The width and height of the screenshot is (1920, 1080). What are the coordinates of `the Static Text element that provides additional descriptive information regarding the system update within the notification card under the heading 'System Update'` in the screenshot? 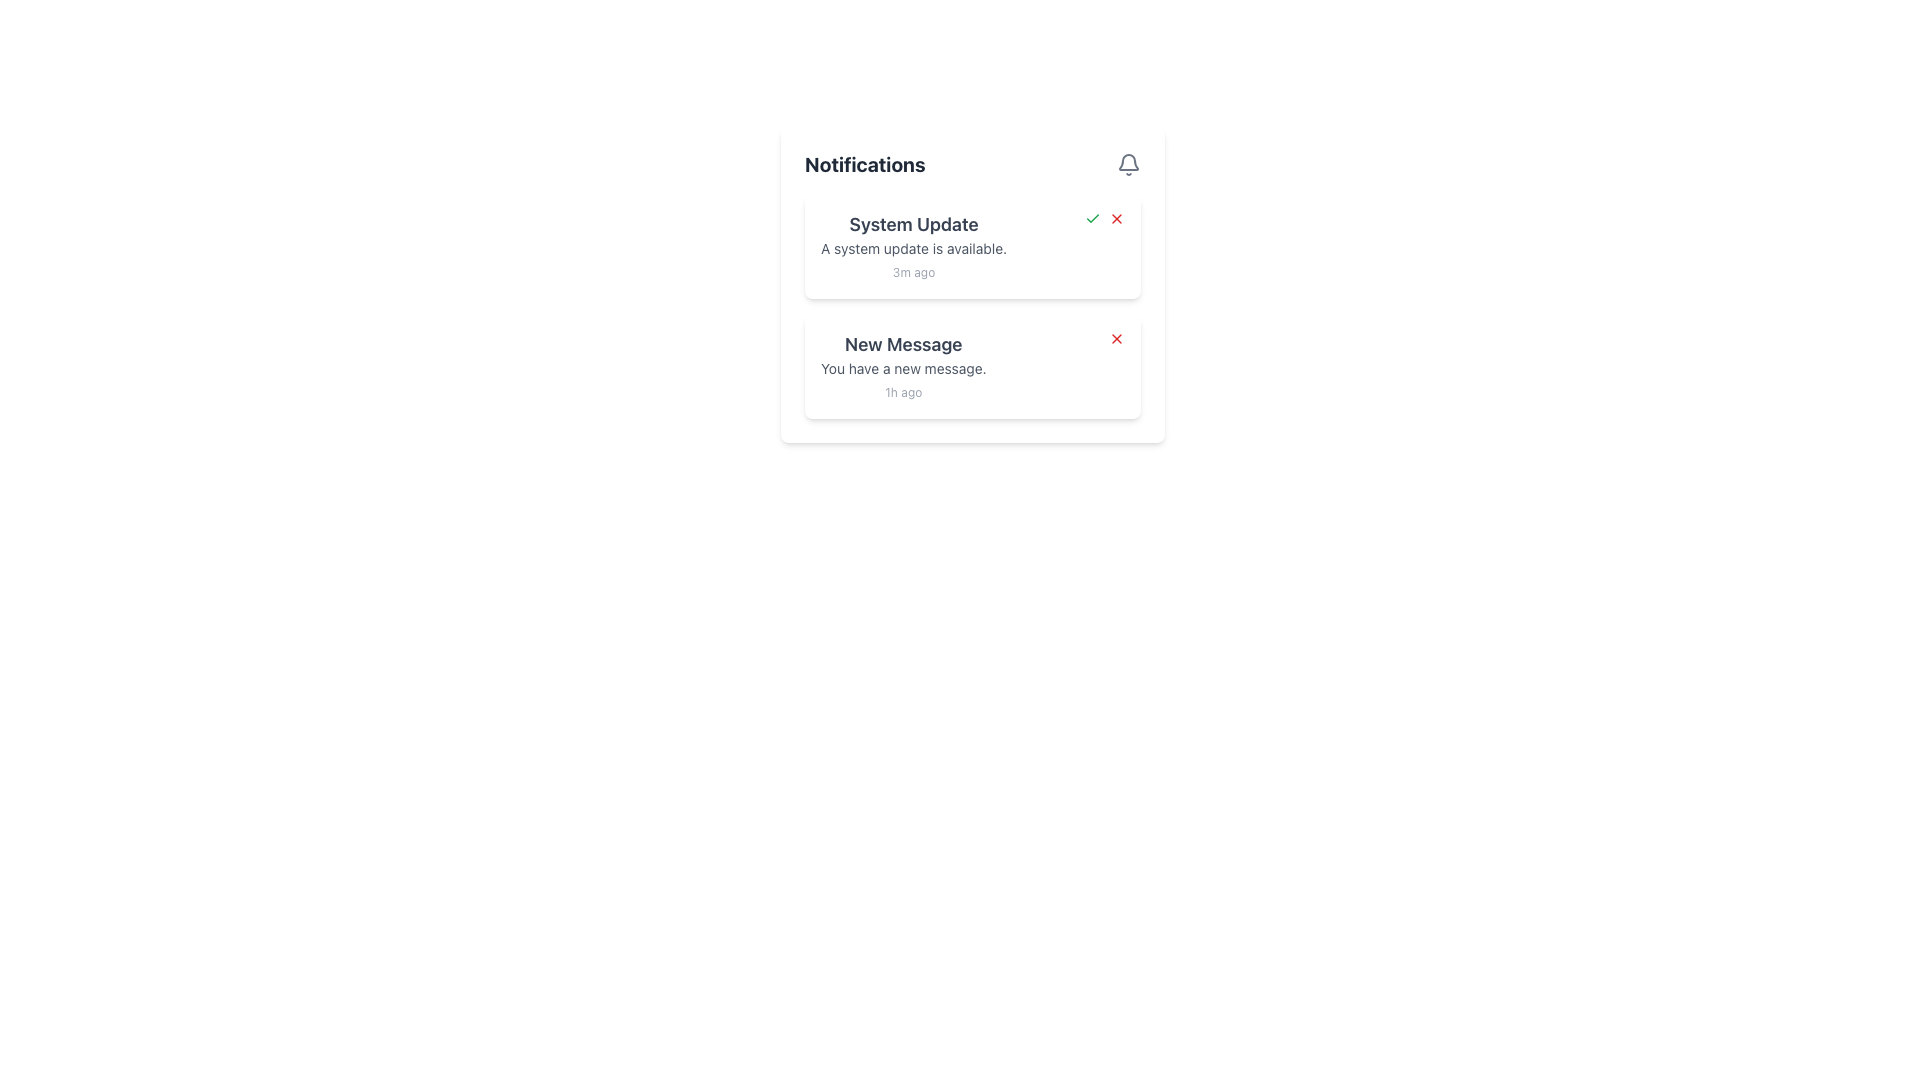 It's located at (913, 248).